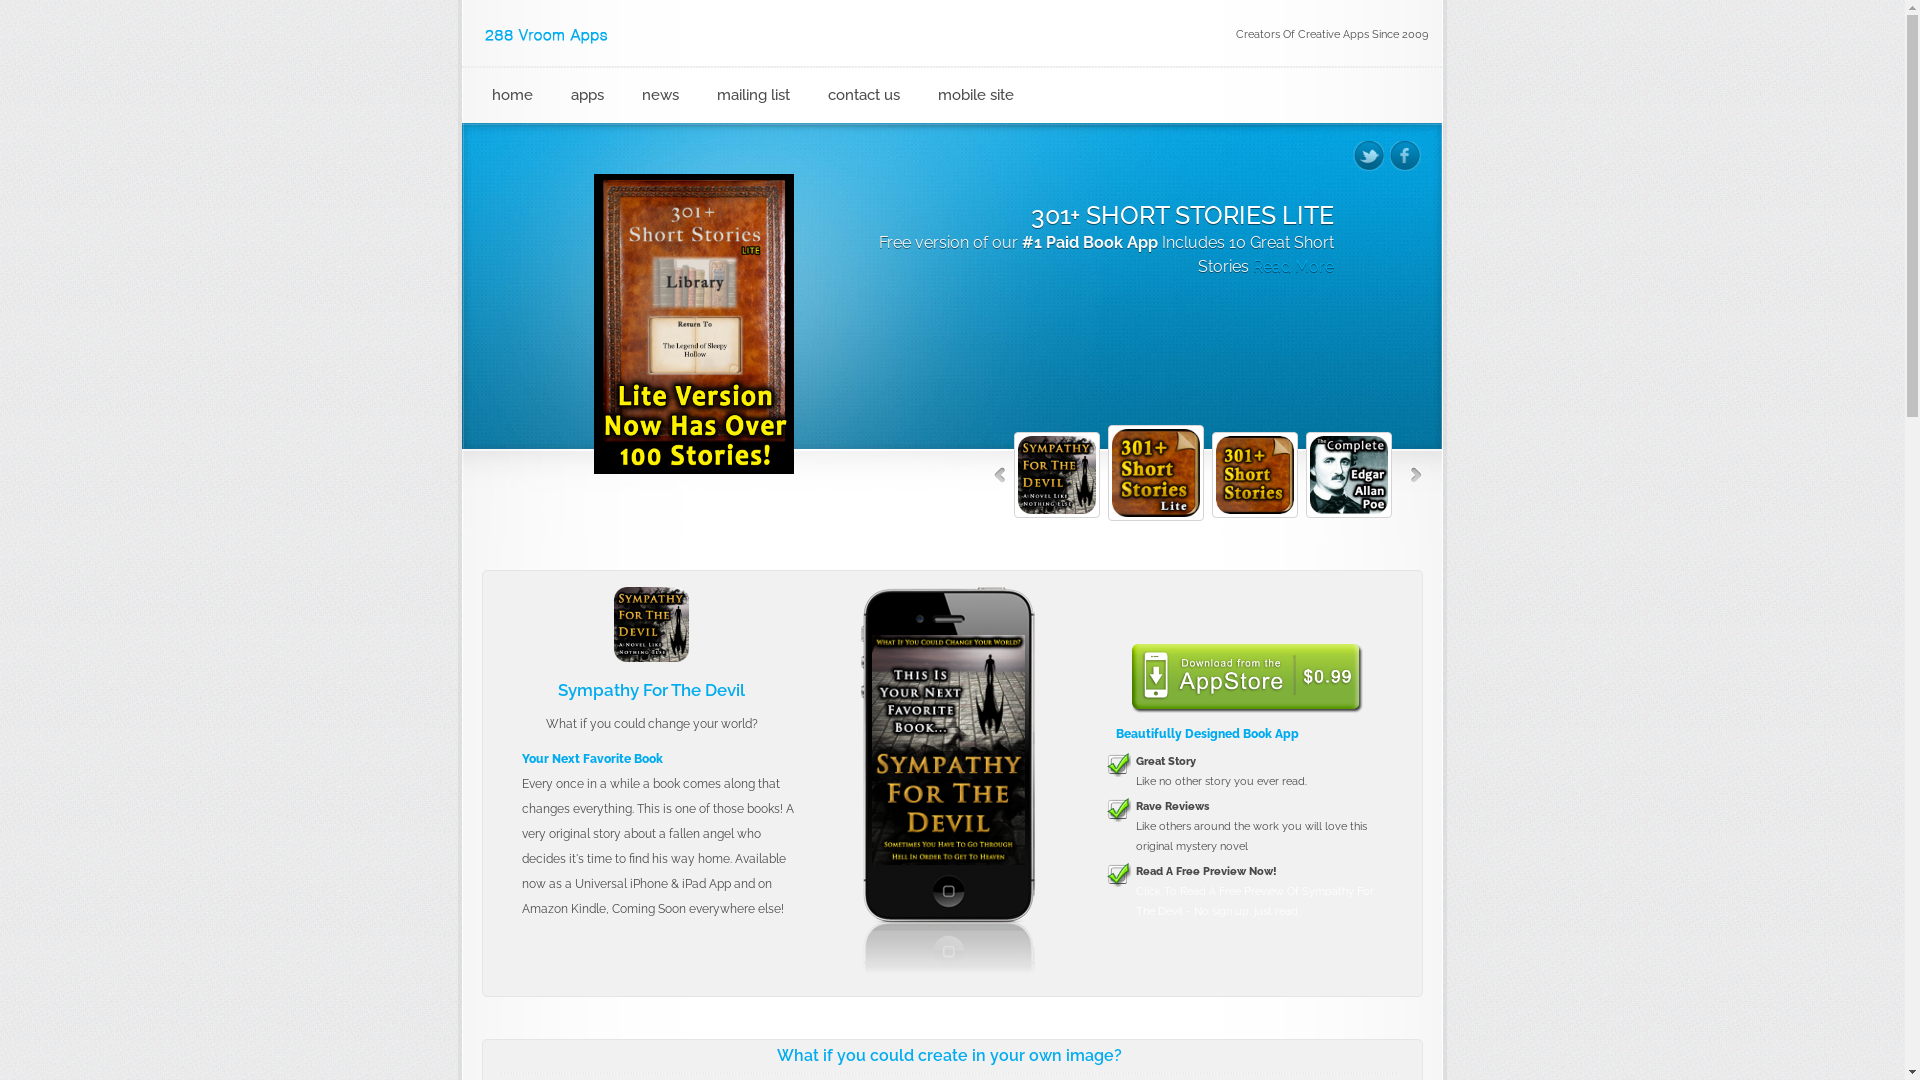 The height and width of the screenshot is (1080, 1920). Describe the element at coordinates (560, 95) in the screenshot. I see `'apps'` at that location.